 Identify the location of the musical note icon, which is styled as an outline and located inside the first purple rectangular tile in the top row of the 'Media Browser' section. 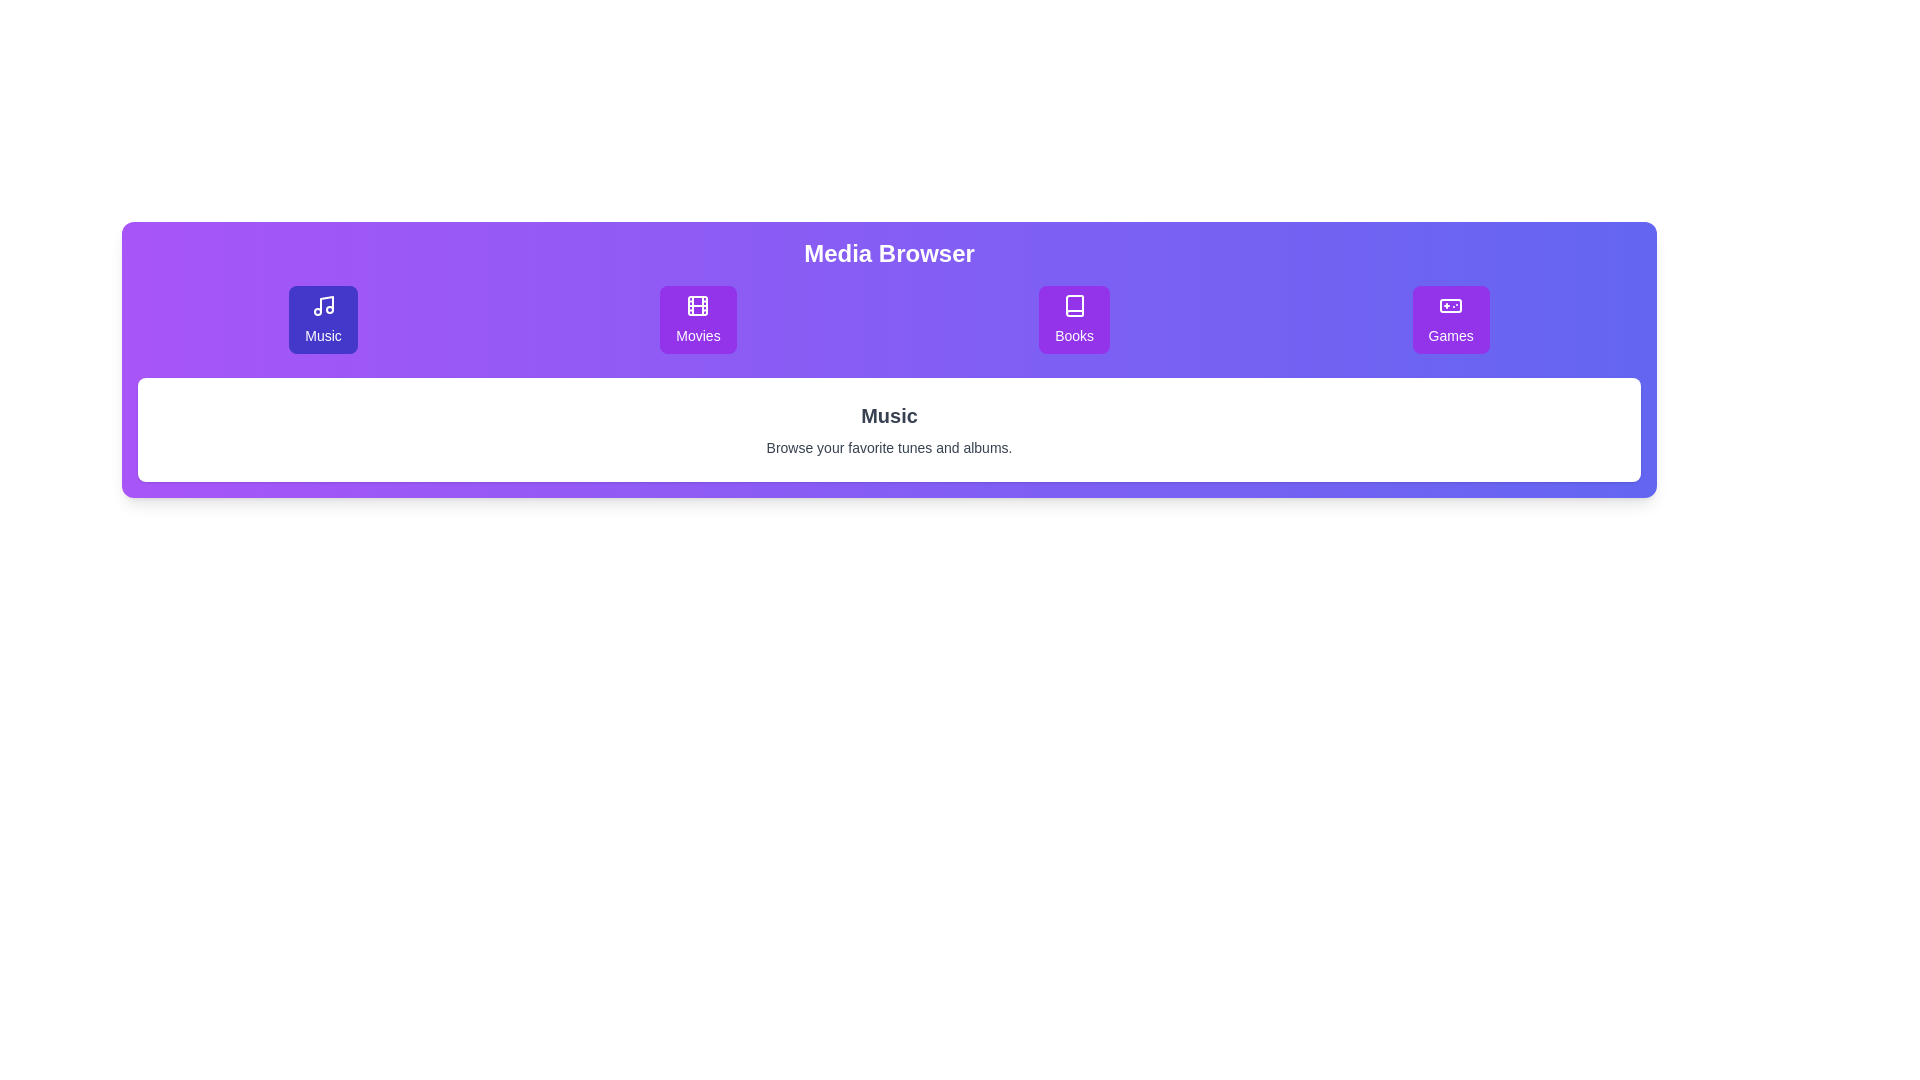
(323, 305).